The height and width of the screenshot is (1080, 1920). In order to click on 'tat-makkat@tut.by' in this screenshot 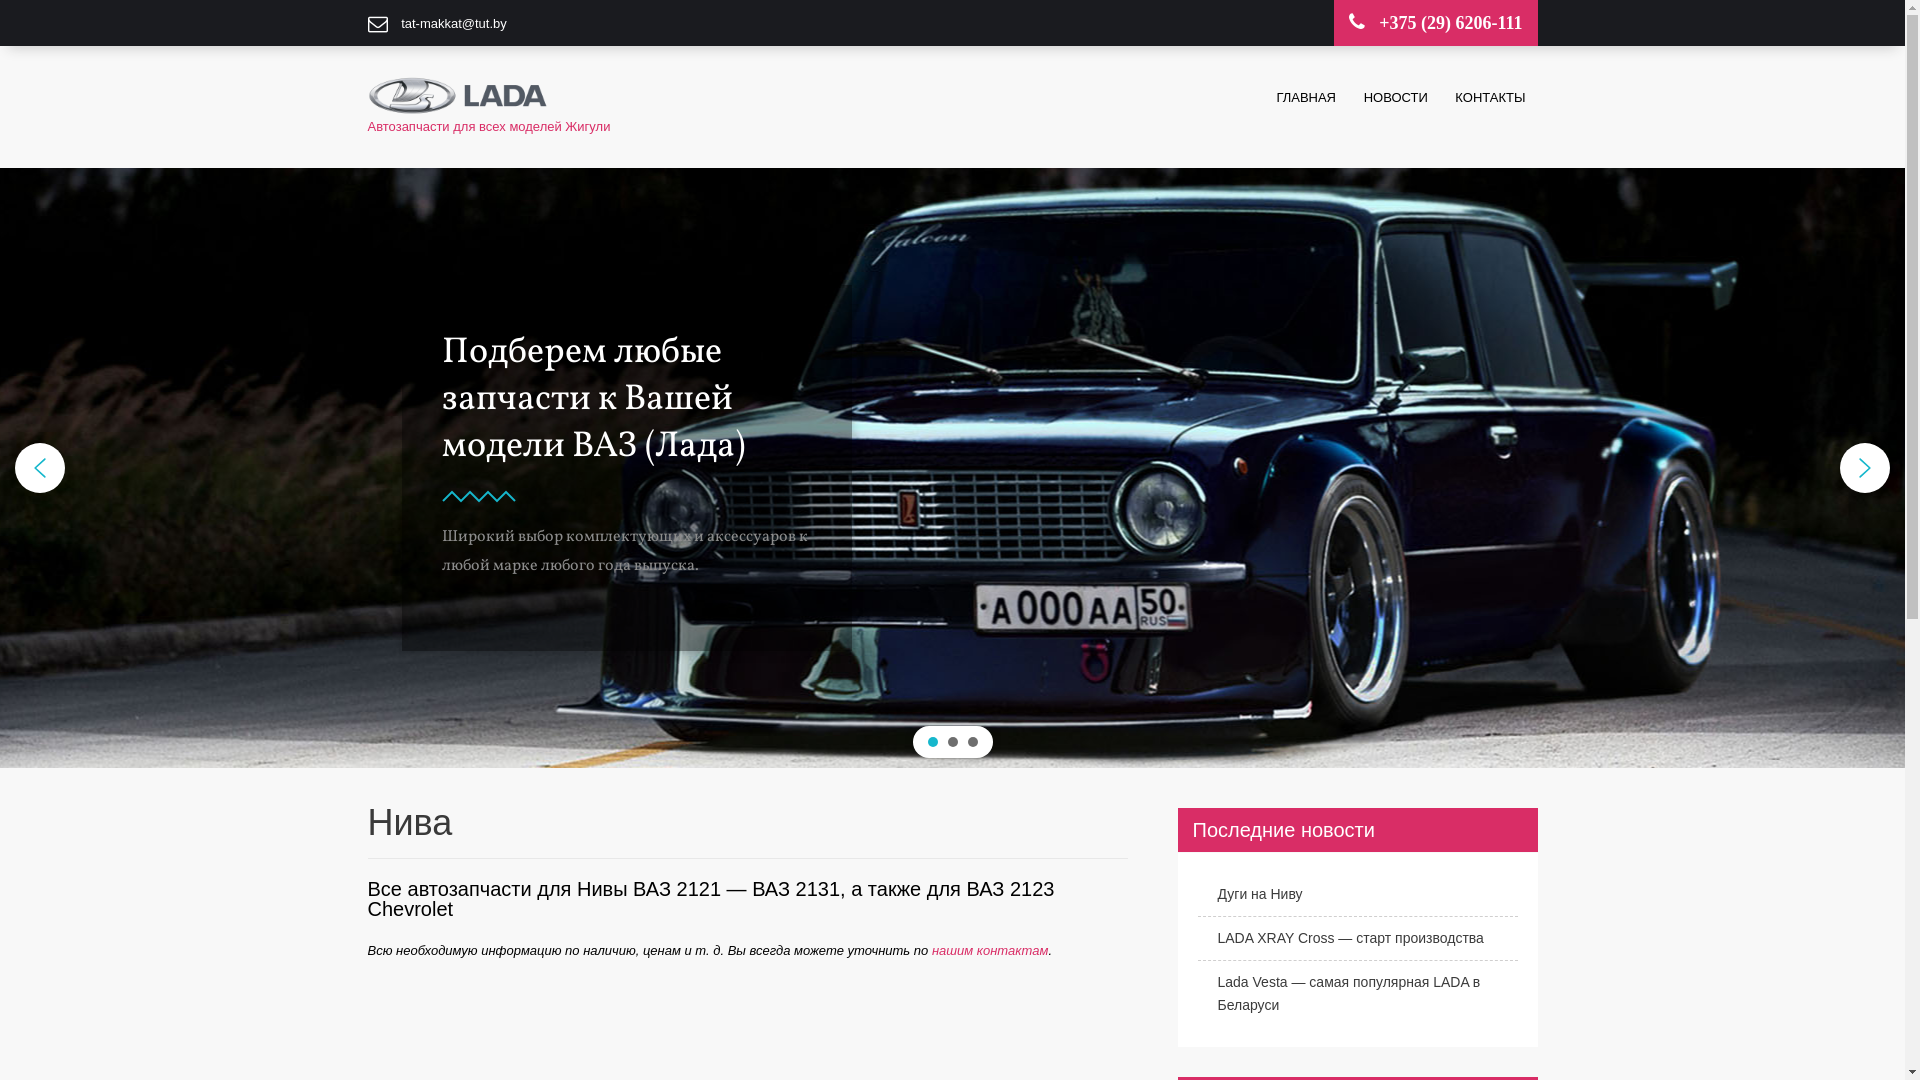, I will do `click(453, 23)`.